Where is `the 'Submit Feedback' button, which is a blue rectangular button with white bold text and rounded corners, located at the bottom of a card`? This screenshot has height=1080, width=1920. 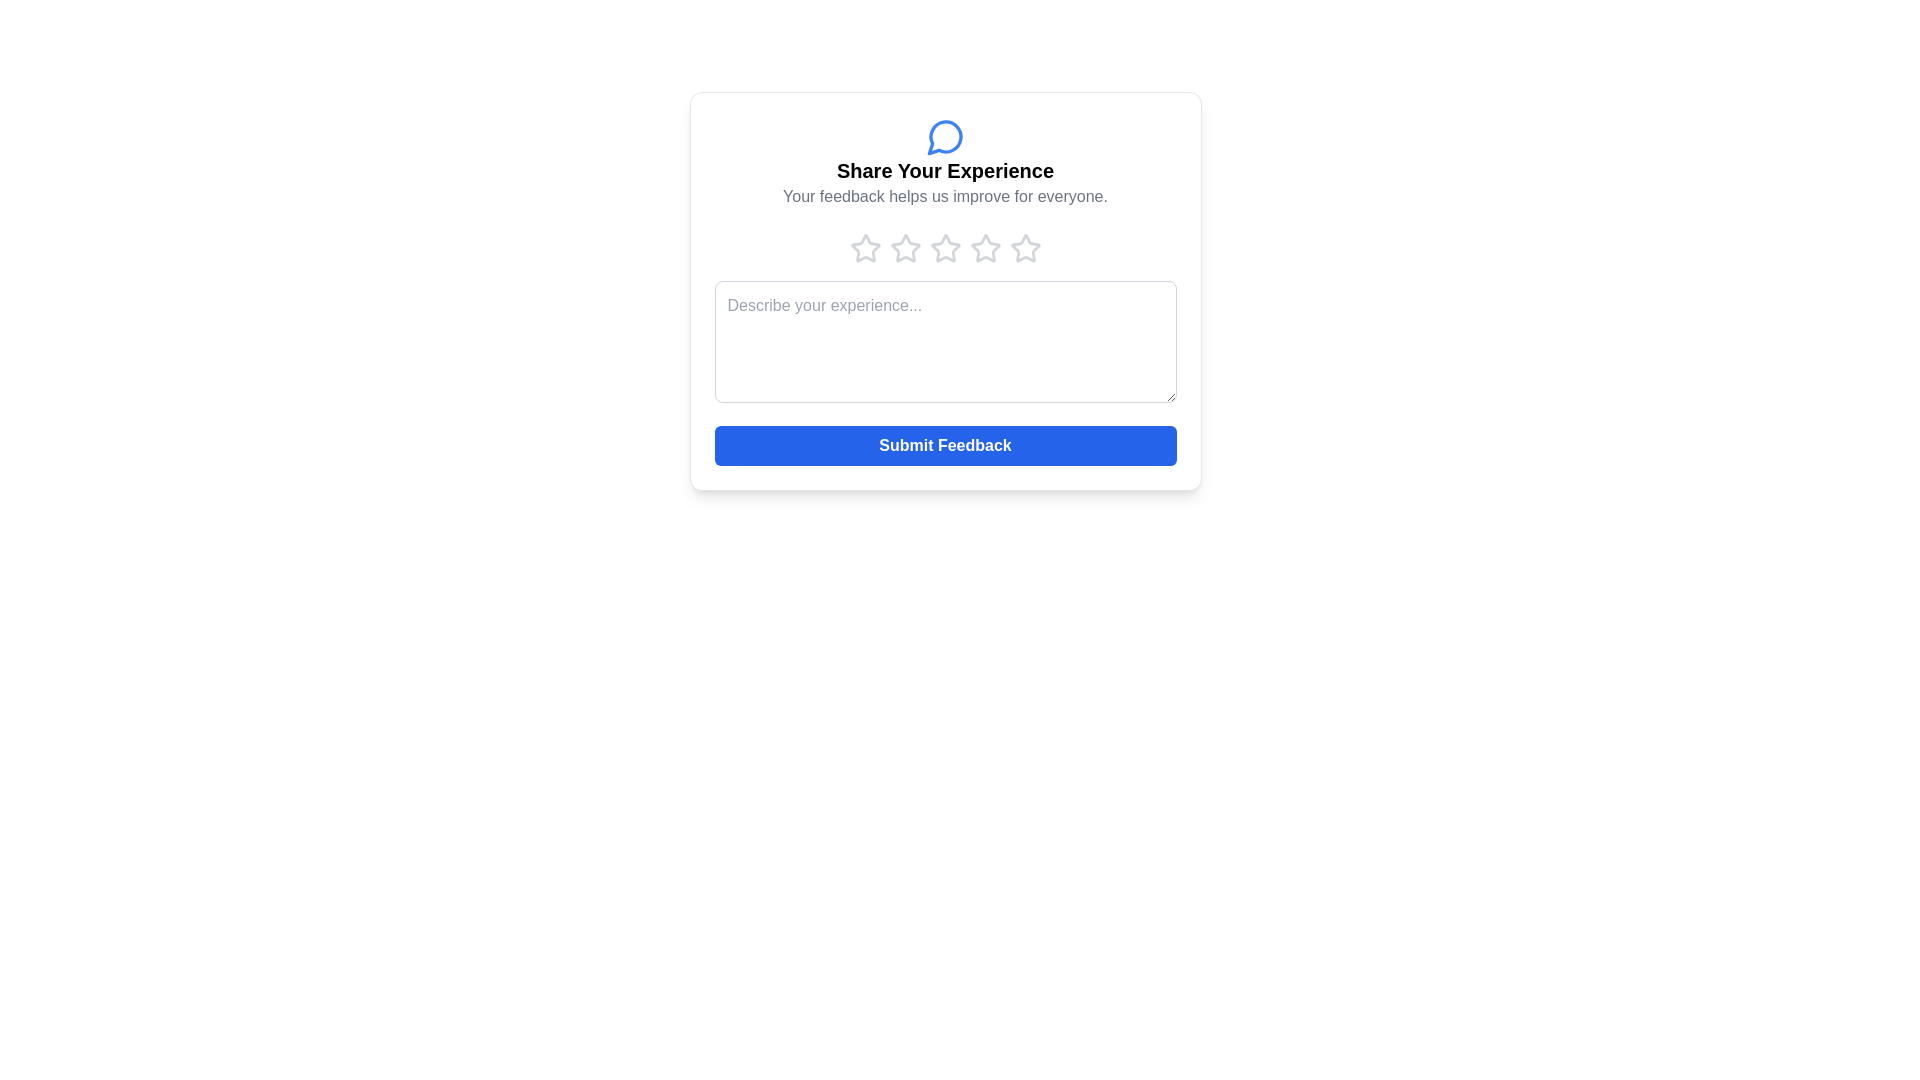
the 'Submit Feedback' button, which is a blue rectangular button with white bold text and rounded corners, located at the bottom of a card is located at coordinates (944, 445).